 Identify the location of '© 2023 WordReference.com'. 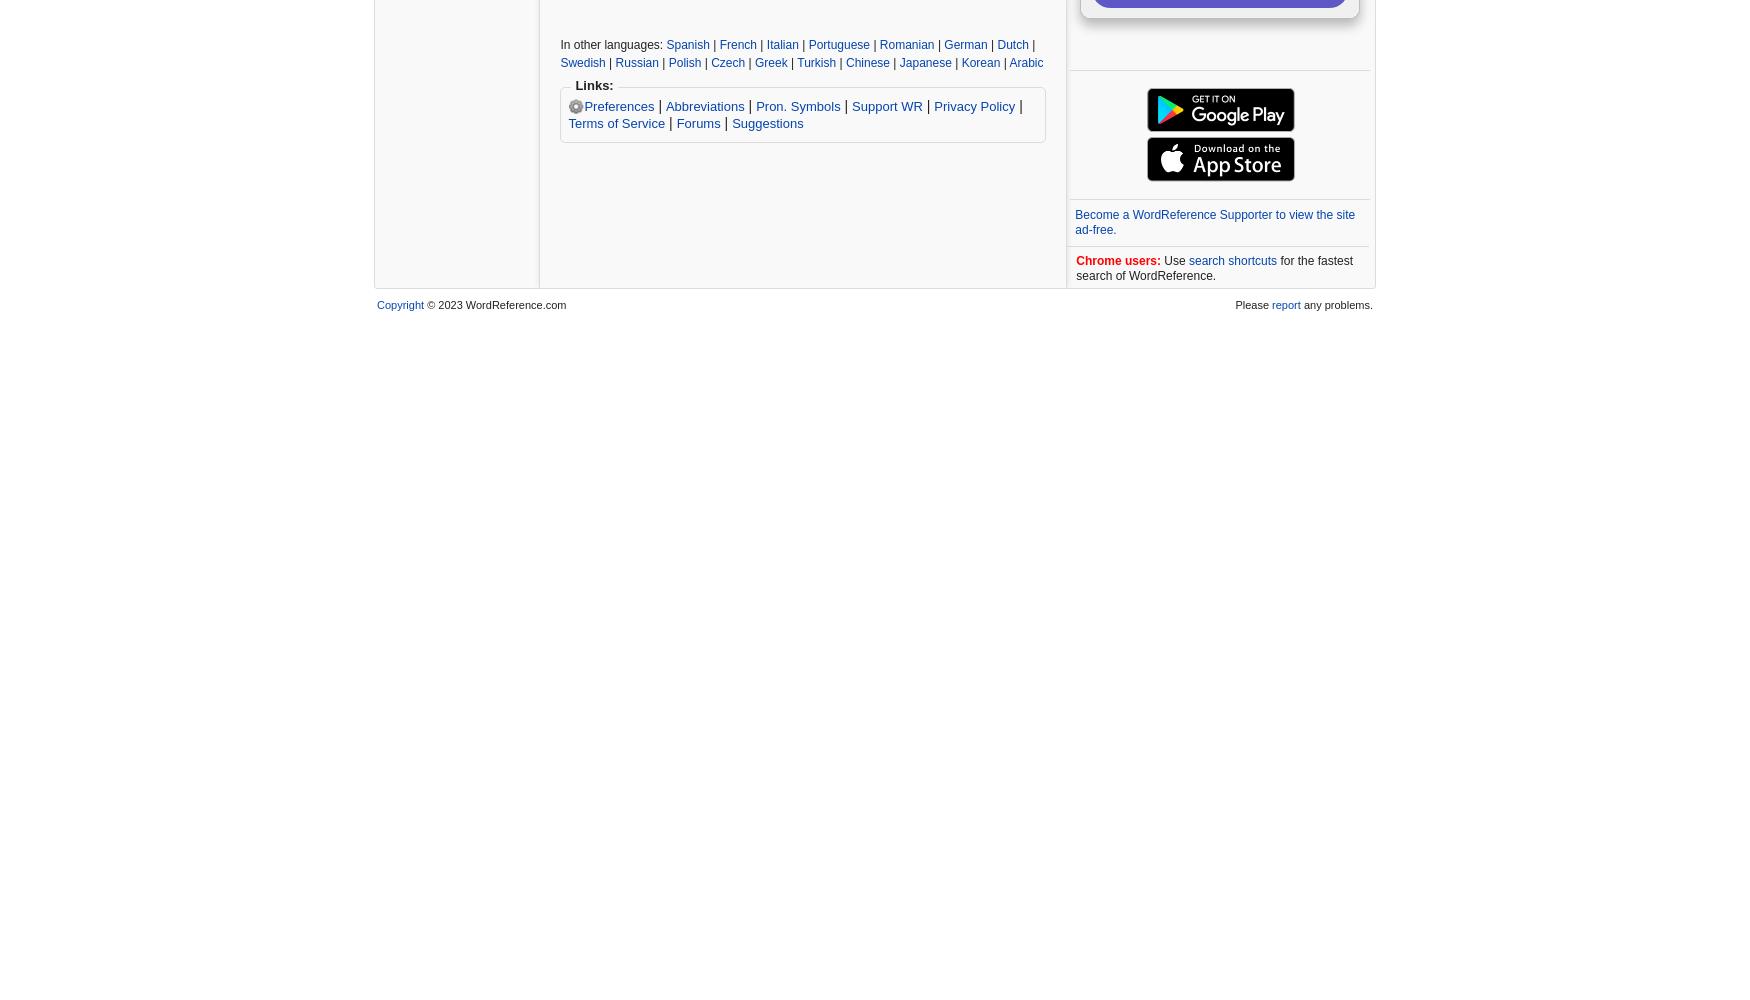
(495, 304).